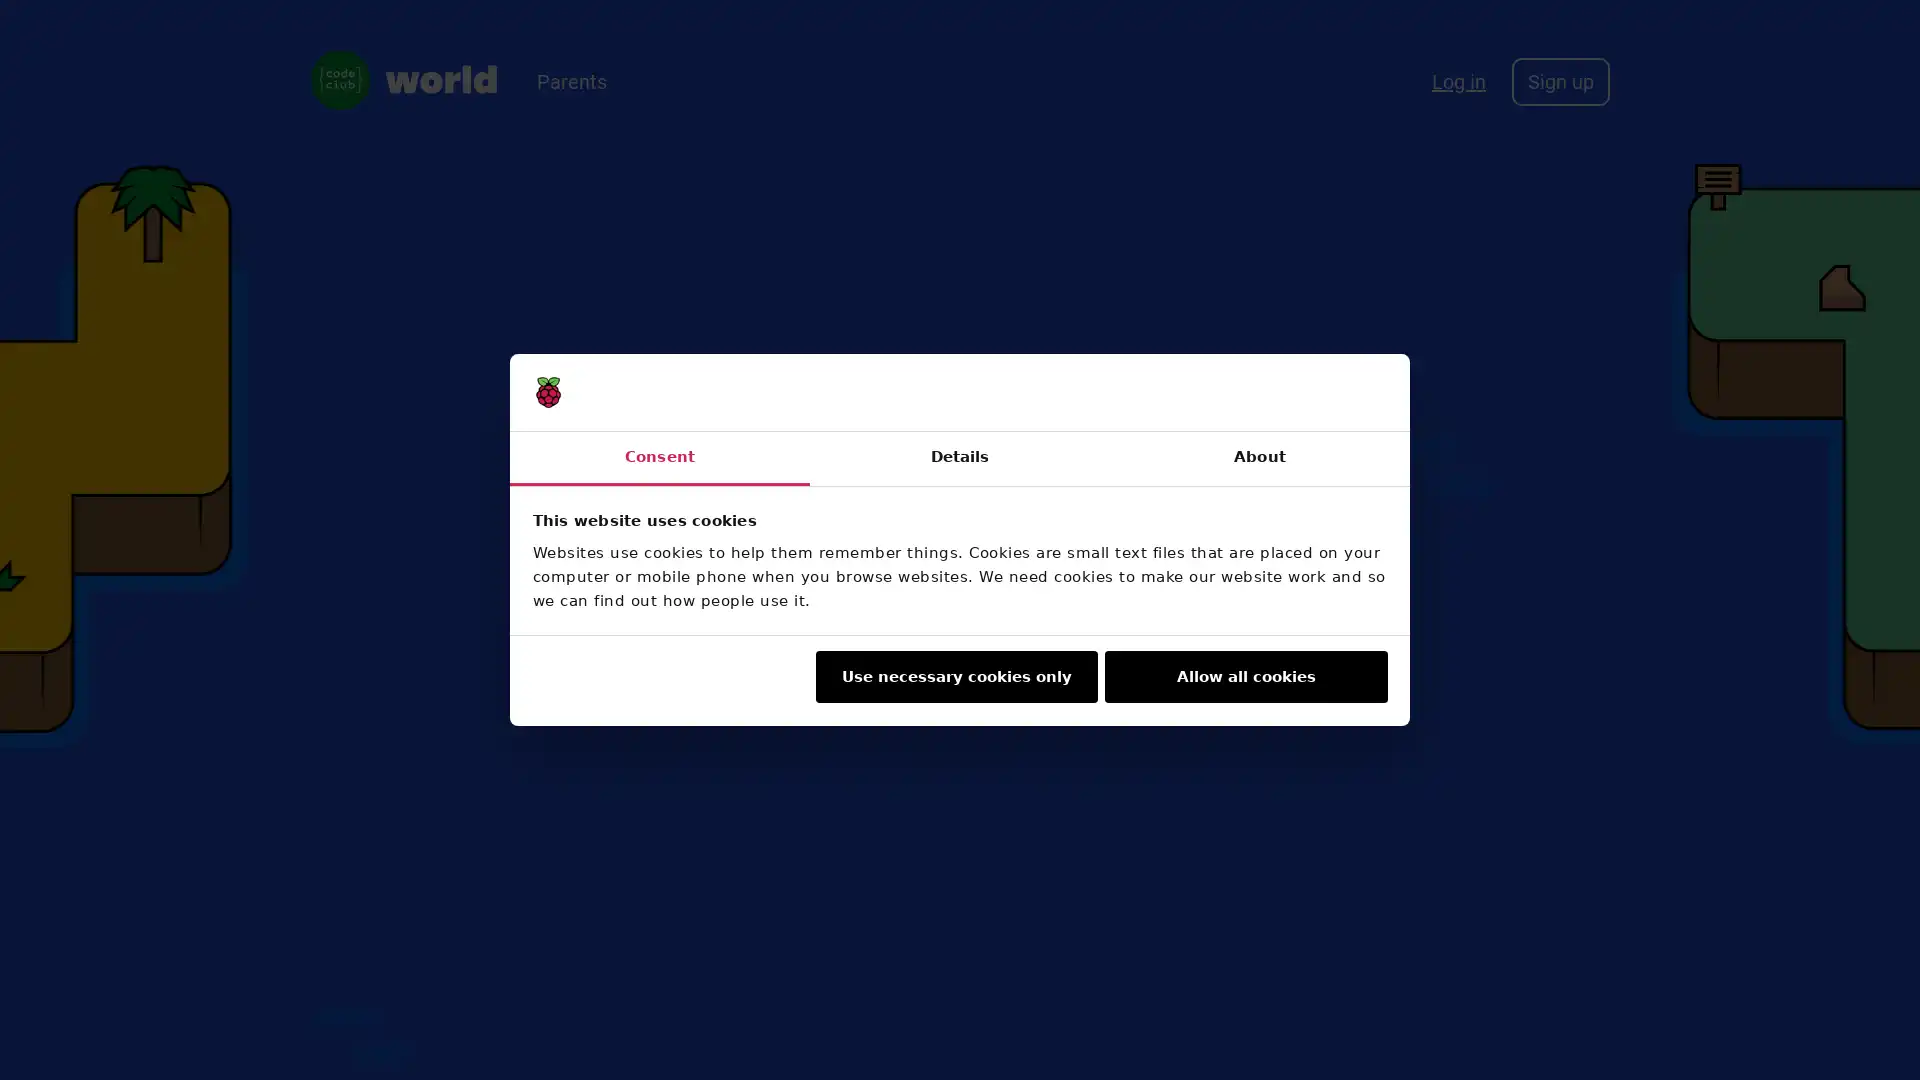  What do you see at coordinates (954, 676) in the screenshot?
I see `Use necessary cookies only` at bounding box center [954, 676].